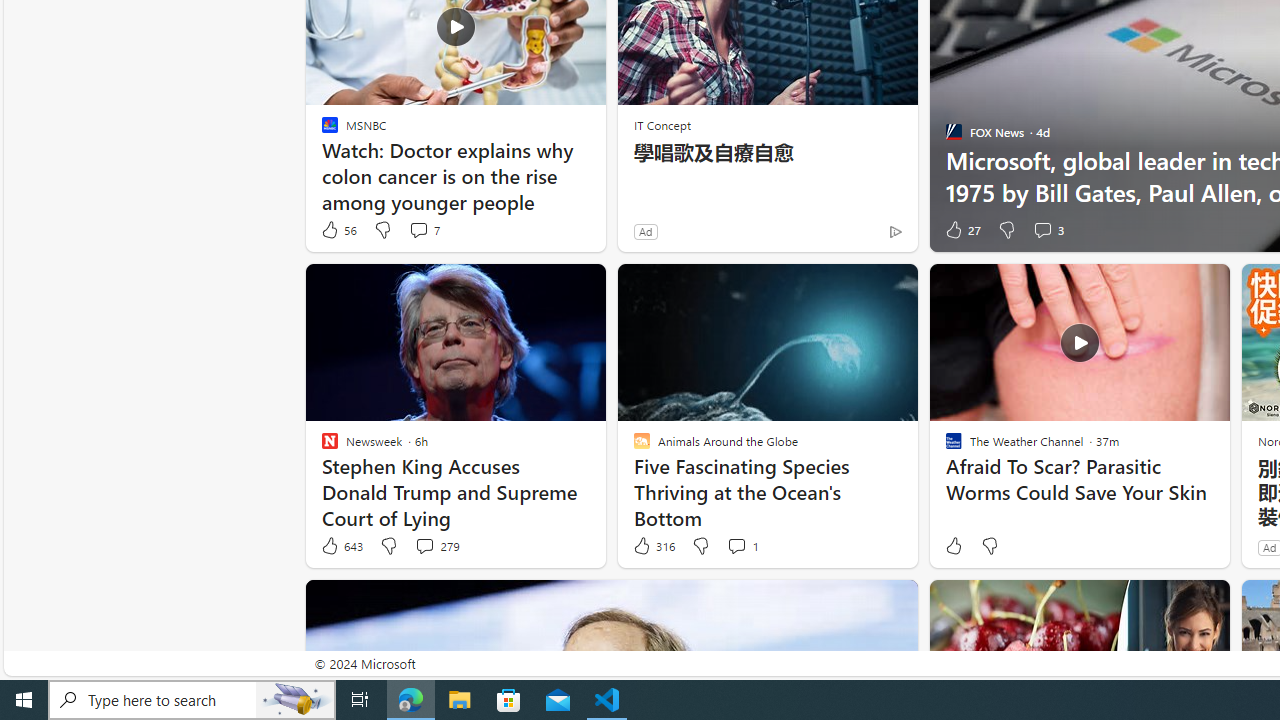  I want to click on 'View comments 3 Comment', so click(1047, 229).